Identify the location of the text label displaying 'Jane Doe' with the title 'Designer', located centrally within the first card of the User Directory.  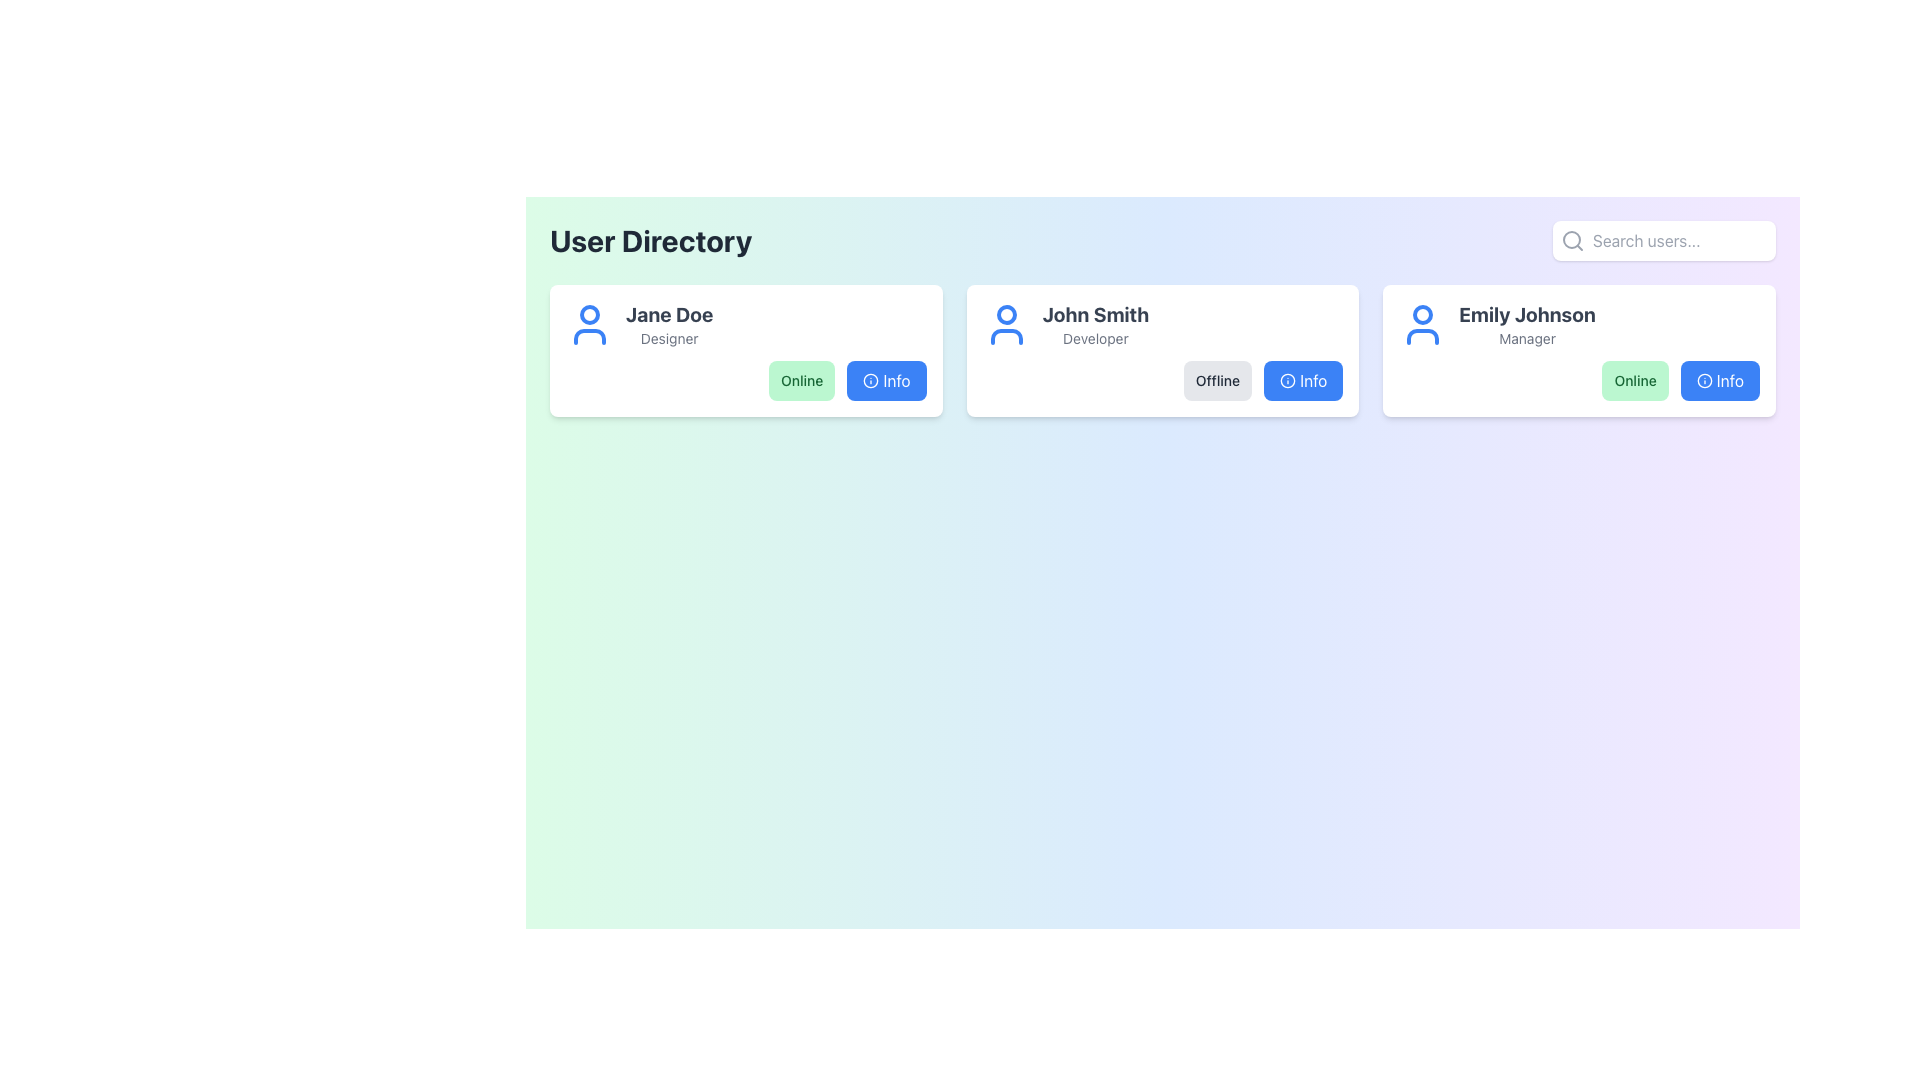
(669, 323).